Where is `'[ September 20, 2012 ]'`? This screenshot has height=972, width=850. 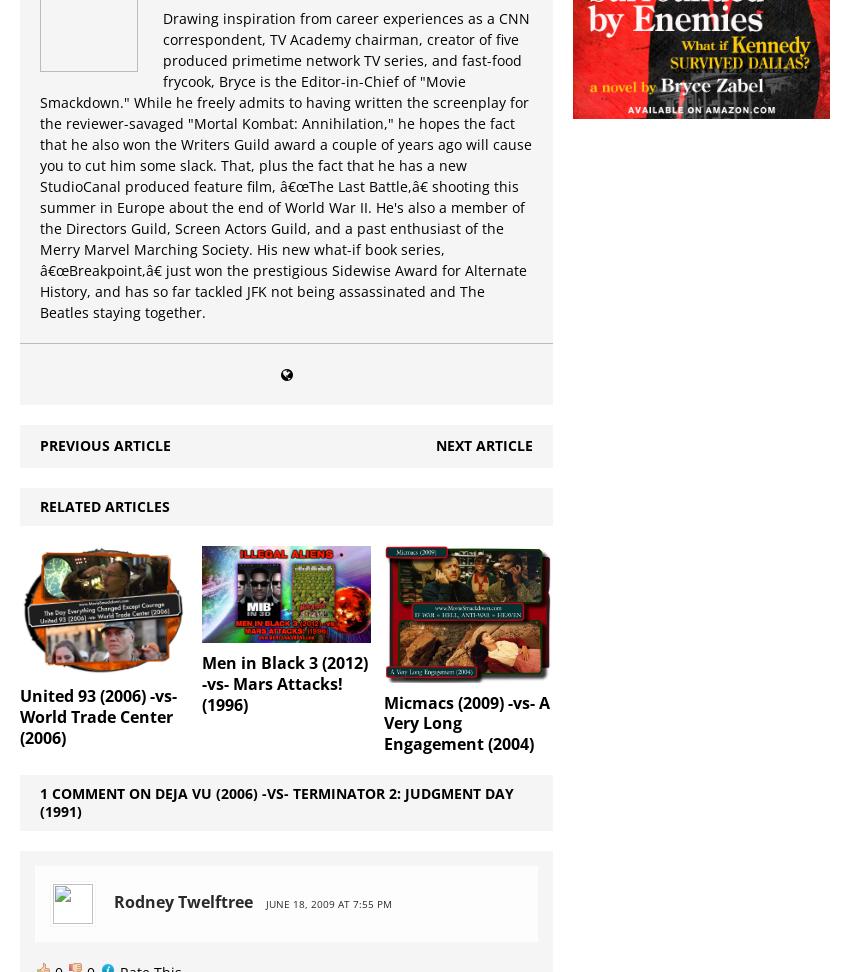 '[ September 20, 2012 ]' is located at coordinates (224, 249).